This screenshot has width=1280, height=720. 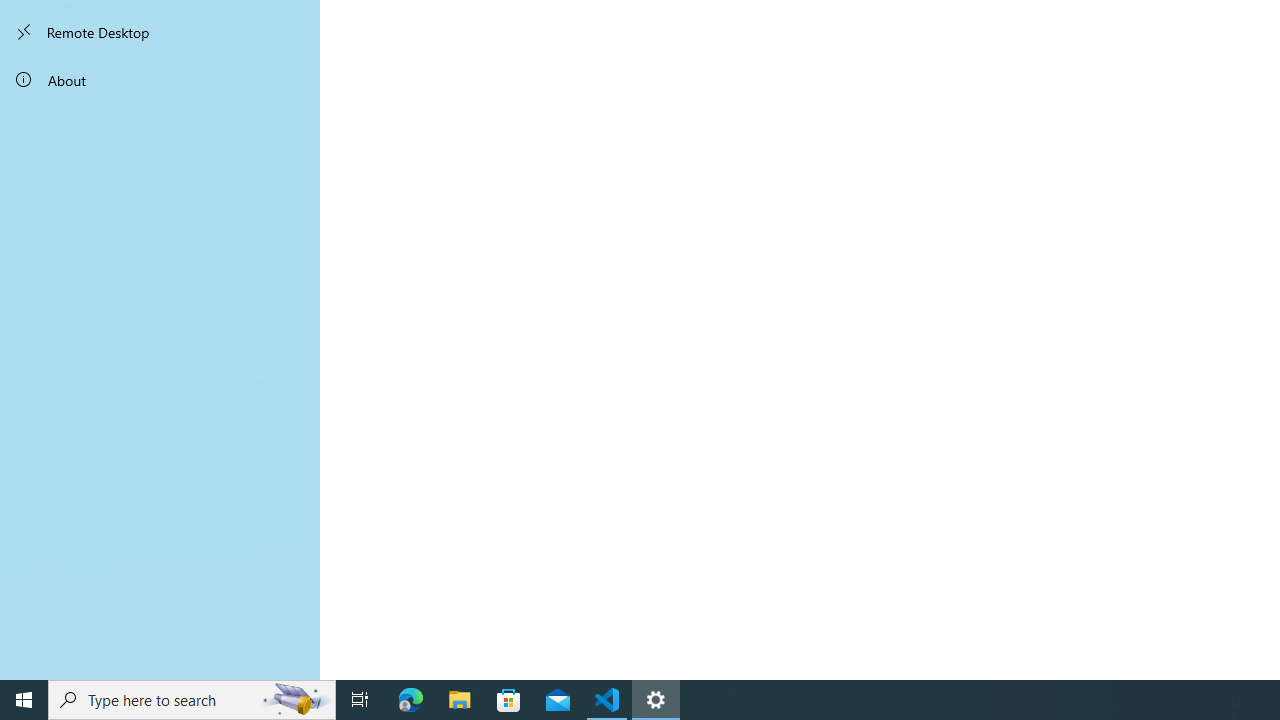 I want to click on 'Remote Desktop', so click(x=160, y=32).